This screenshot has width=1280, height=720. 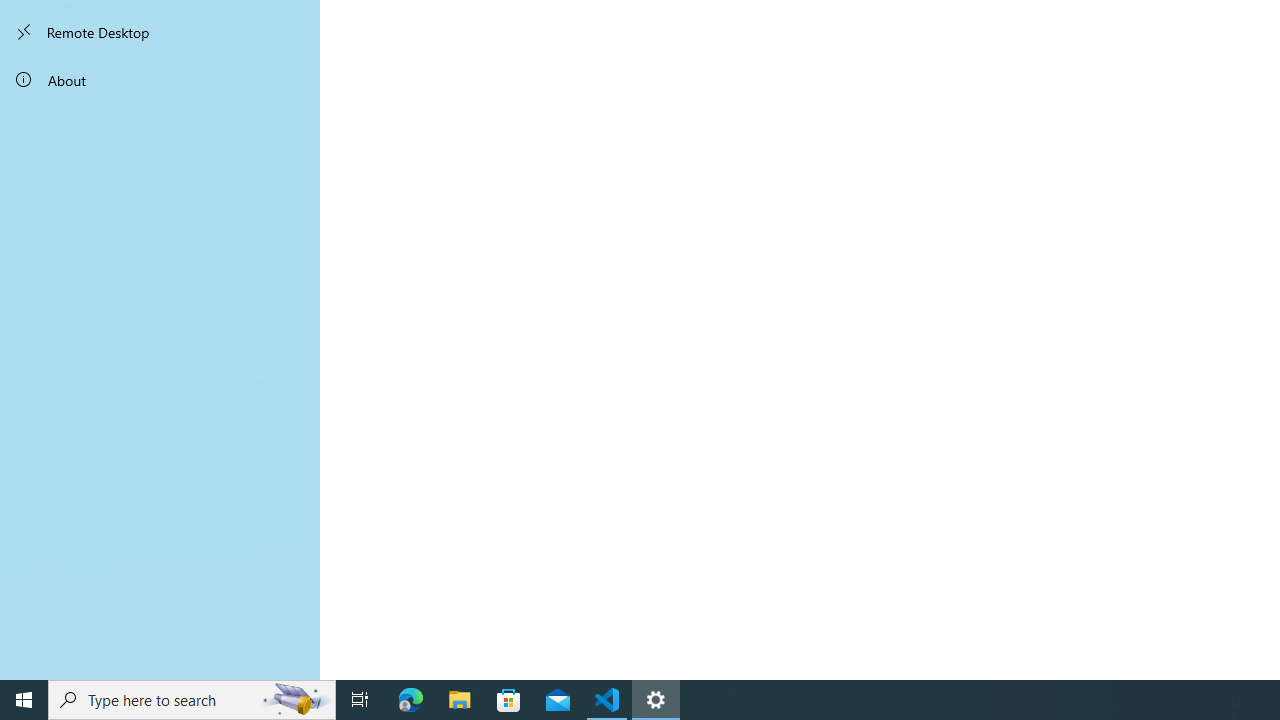 I want to click on 'Remote Desktop', so click(x=160, y=32).